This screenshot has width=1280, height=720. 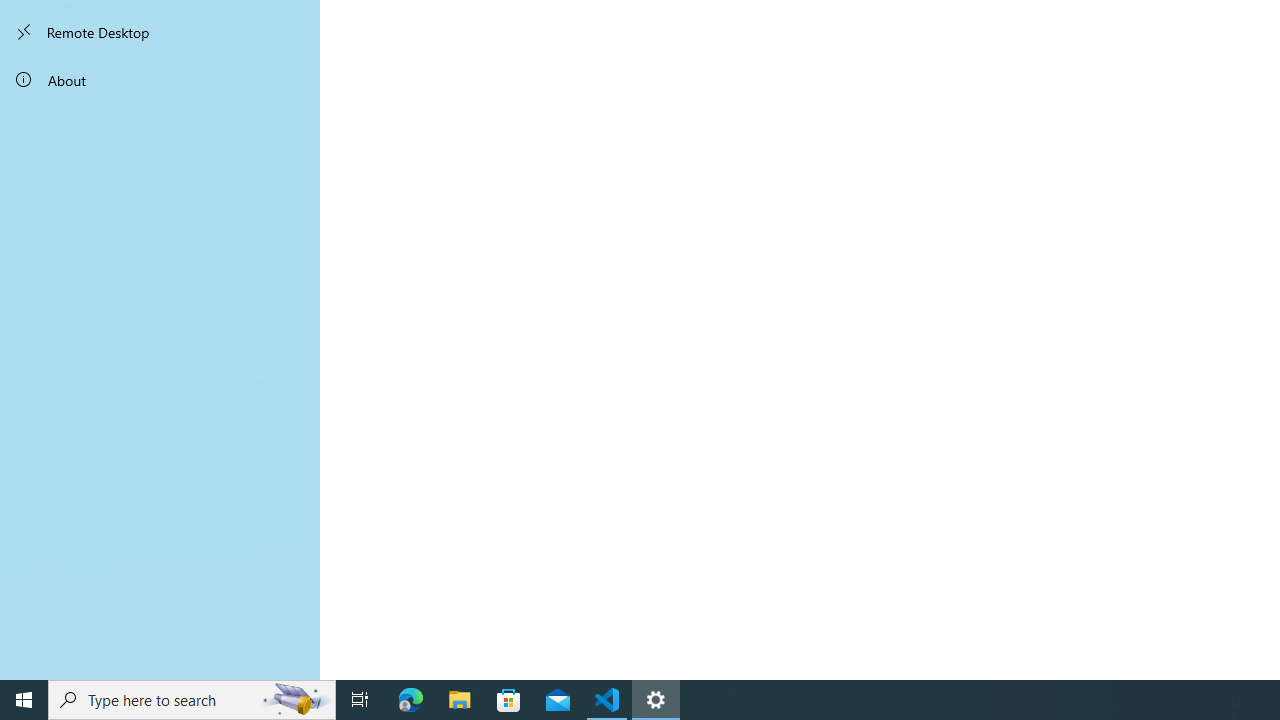 I want to click on 'Remote Desktop', so click(x=160, y=32).